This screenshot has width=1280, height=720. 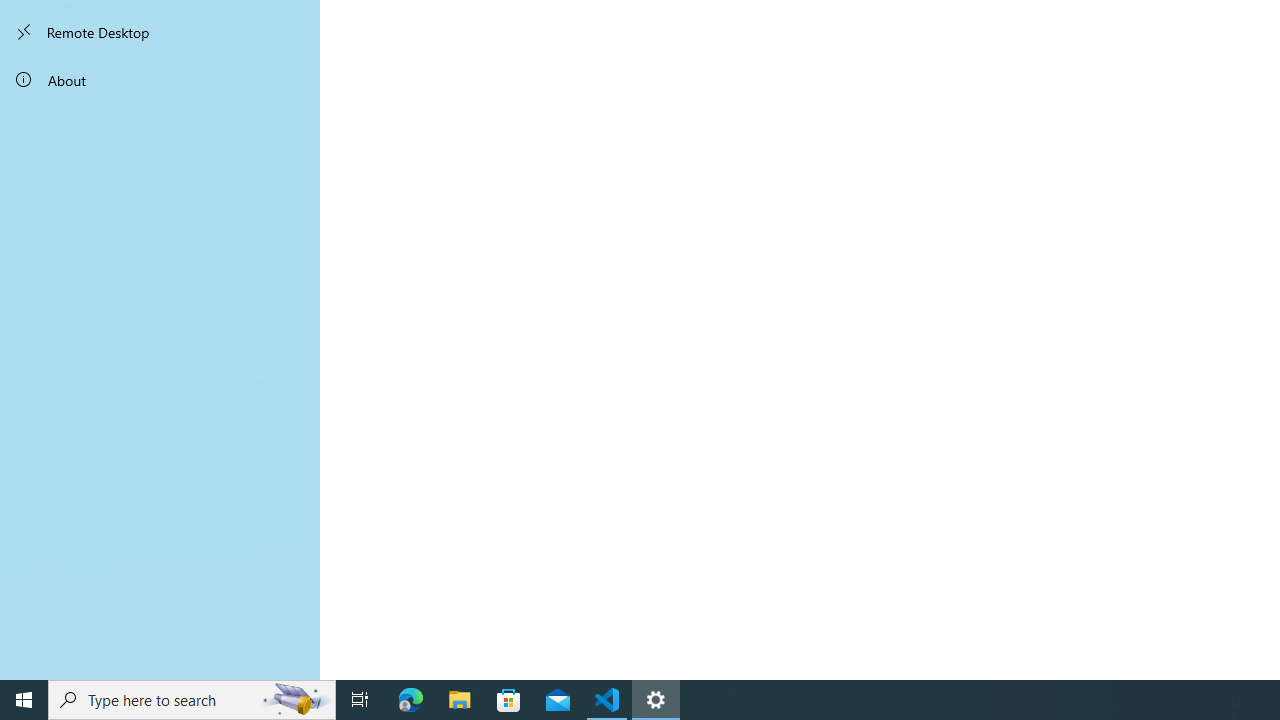 I want to click on 'Remote Desktop', so click(x=160, y=32).